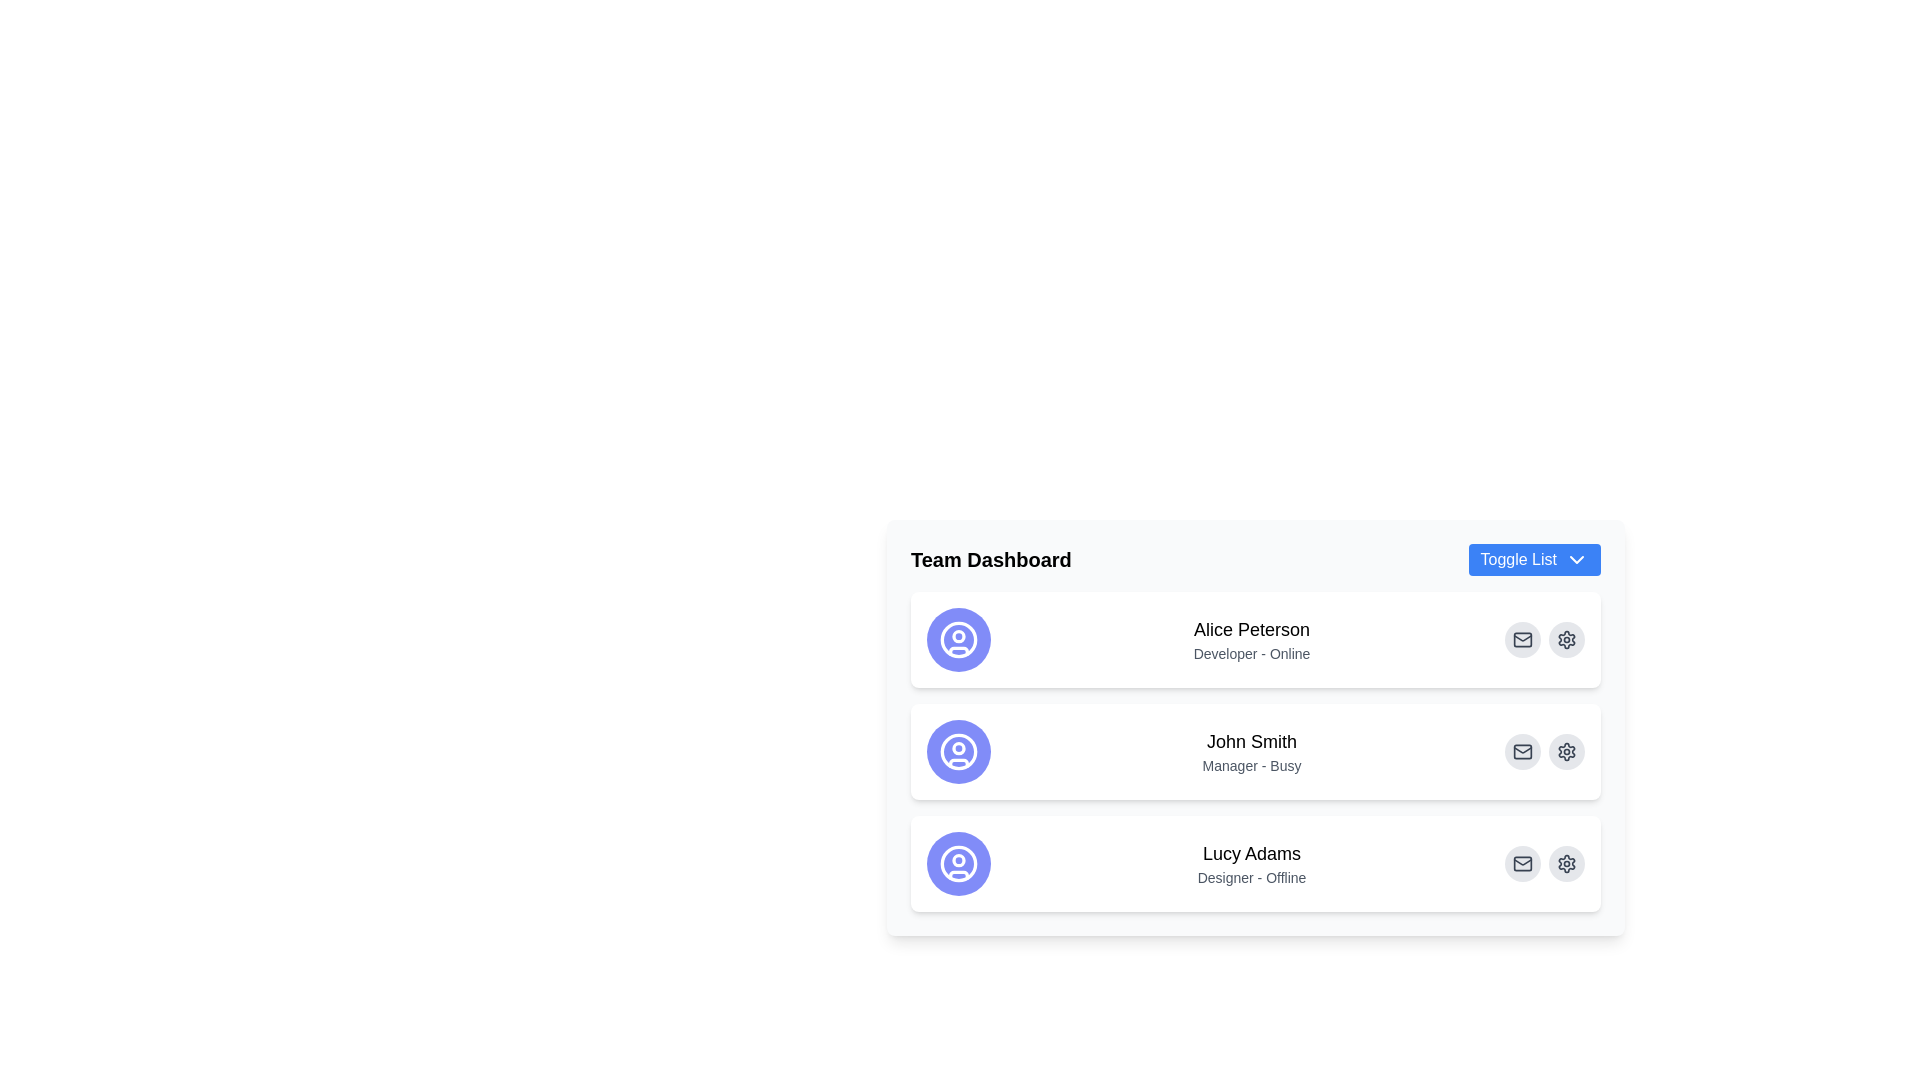 This screenshot has height=1080, width=1920. What do you see at coordinates (958, 640) in the screenshot?
I see `the circular SVG graphic representing a user icon, located to the left of 'Alice Peterson' in the team list` at bounding box center [958, 640].